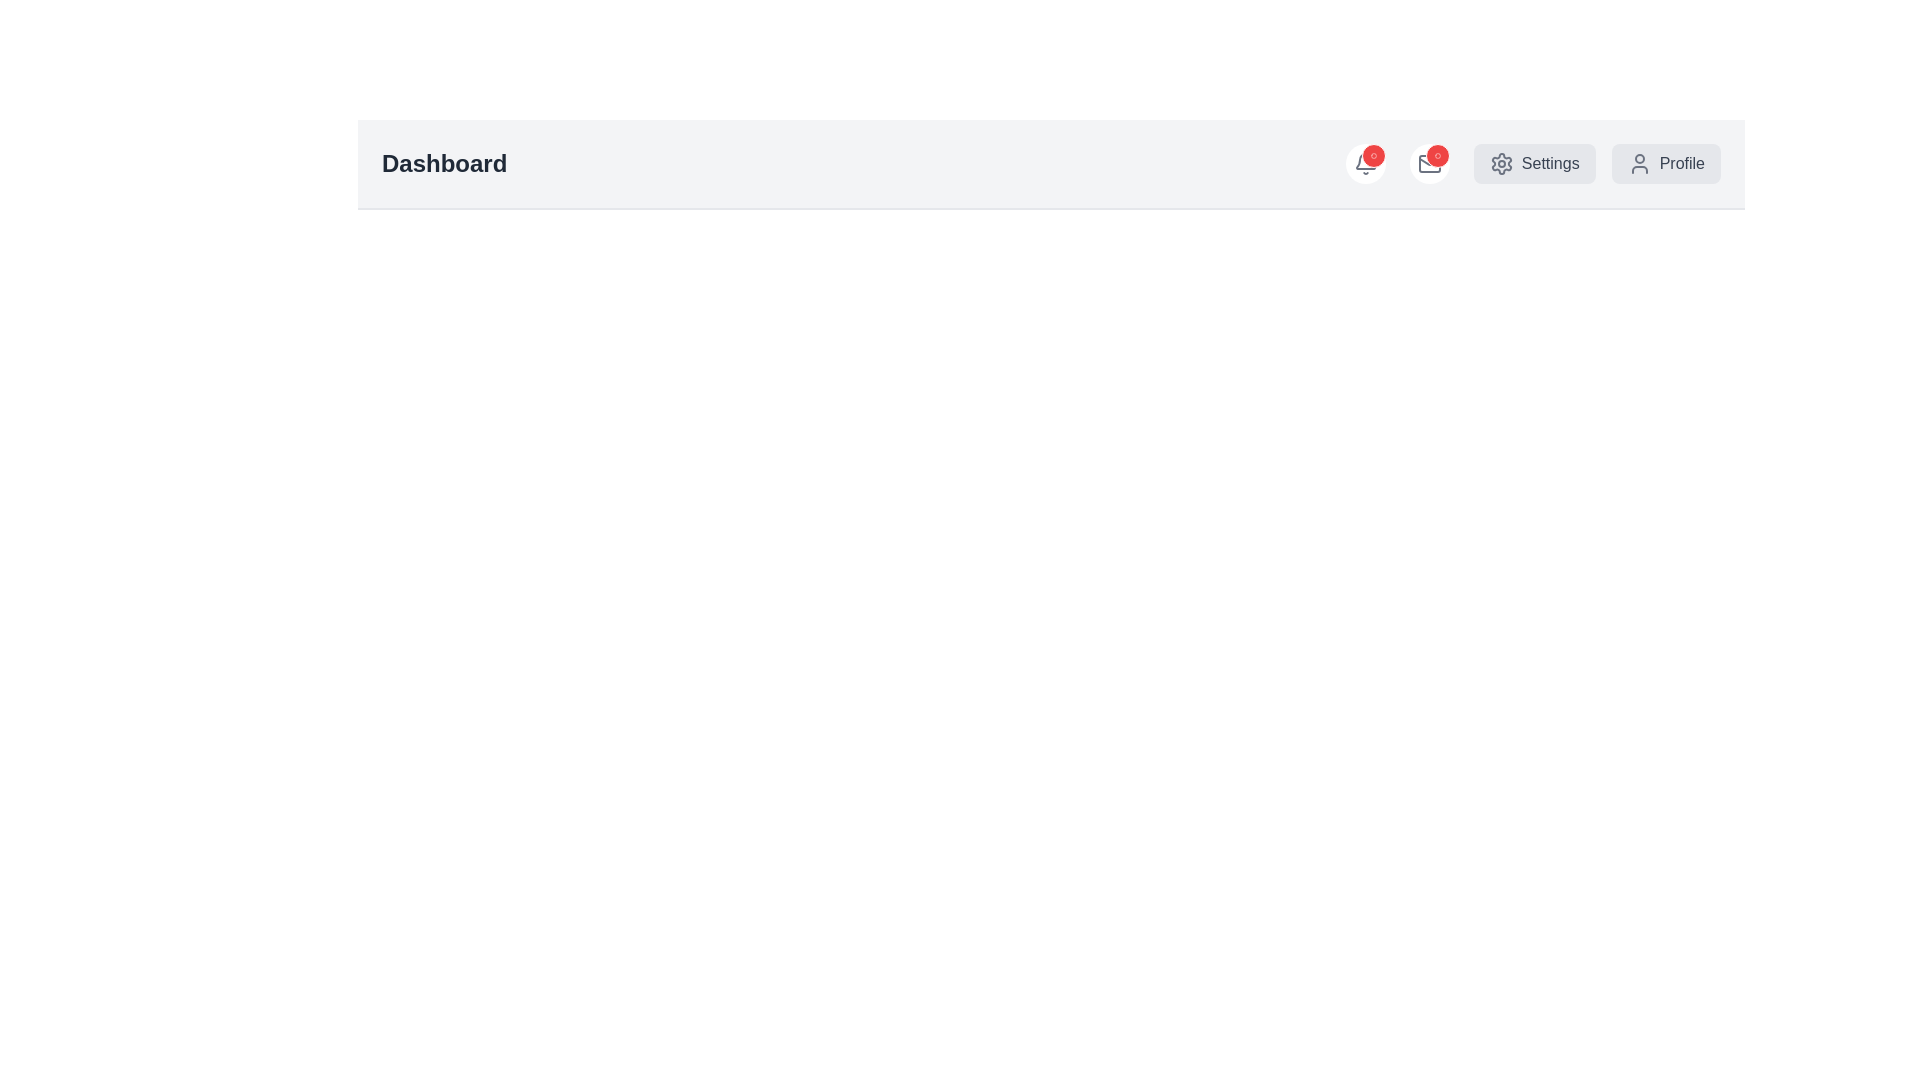  Describe the element at coordinates (1532, 163) in the screenshot. I see `the Toolbar located at the top-right corner of the interface, which includes distinct items like notifications, settings, and profile management` at that location.